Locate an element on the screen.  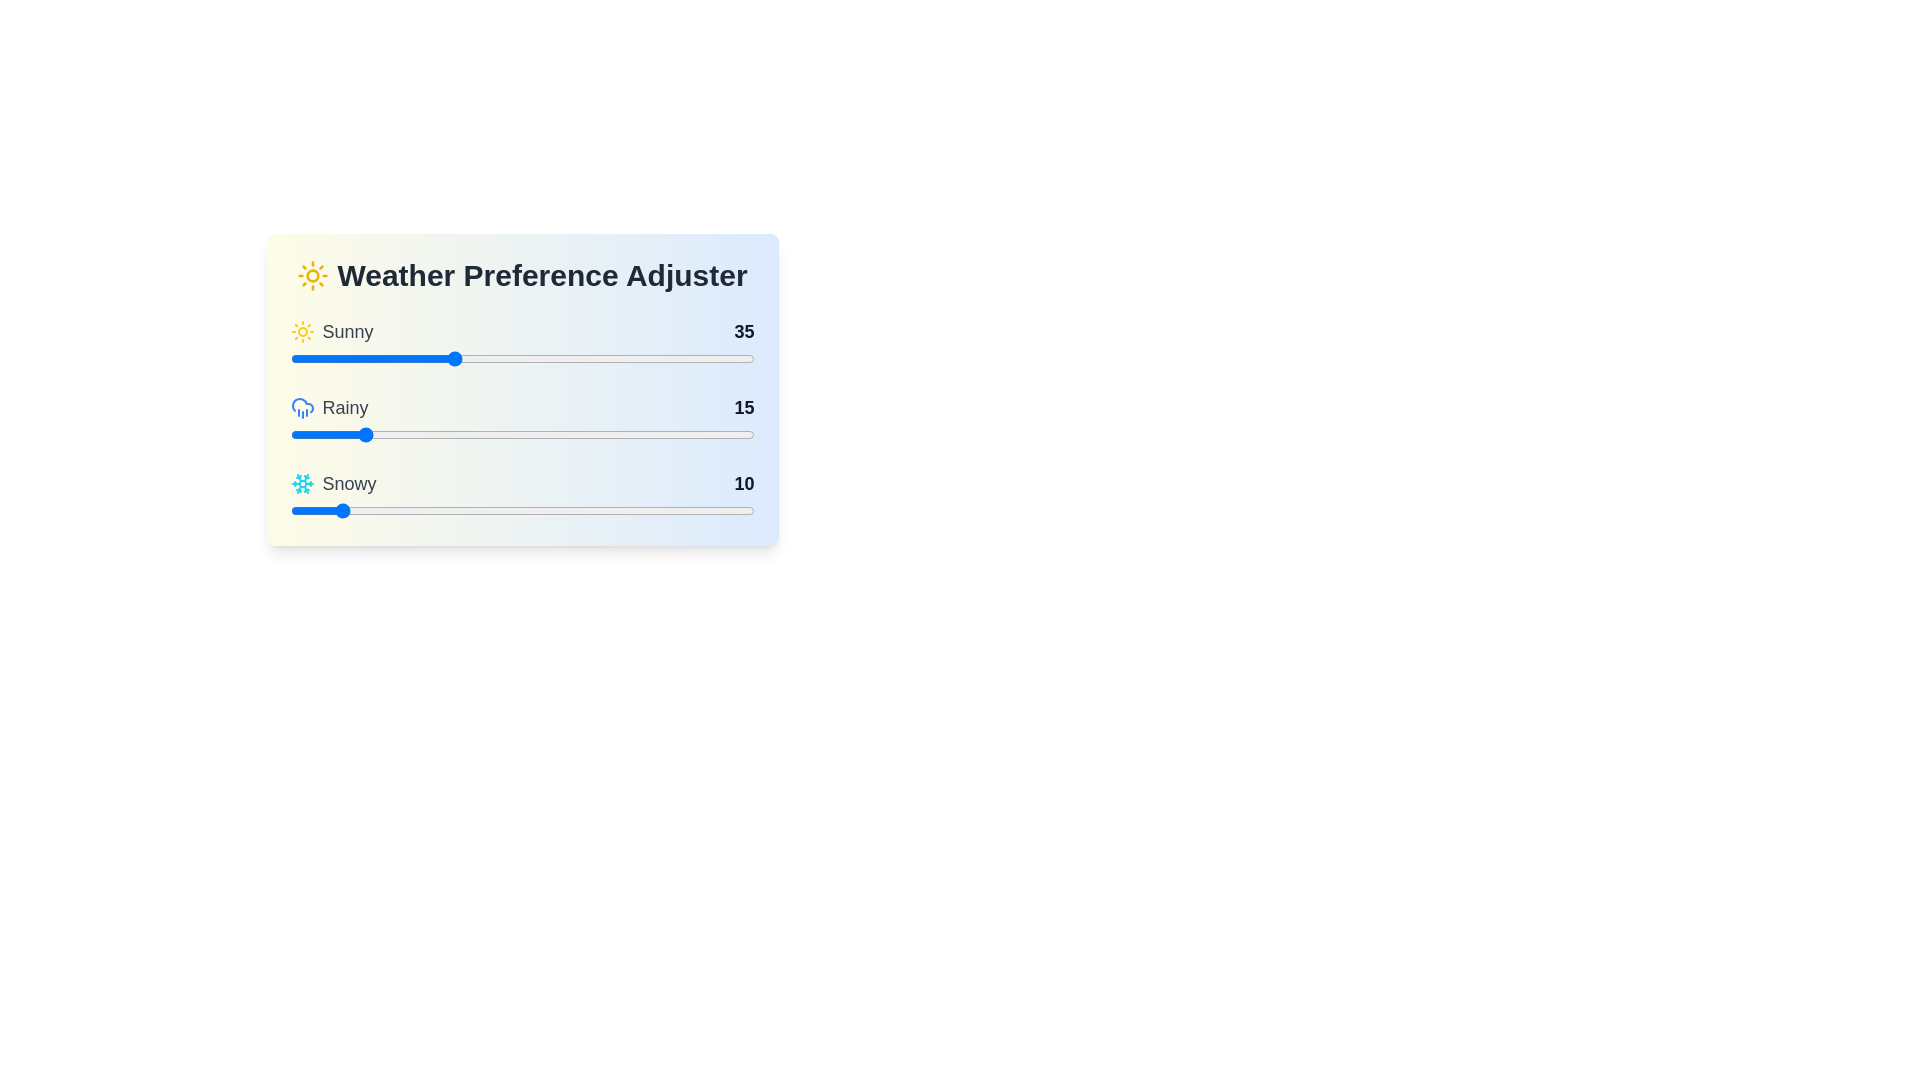
the slider for 'Rainy' to set its value to 26 is located at coordinates (410, 434).